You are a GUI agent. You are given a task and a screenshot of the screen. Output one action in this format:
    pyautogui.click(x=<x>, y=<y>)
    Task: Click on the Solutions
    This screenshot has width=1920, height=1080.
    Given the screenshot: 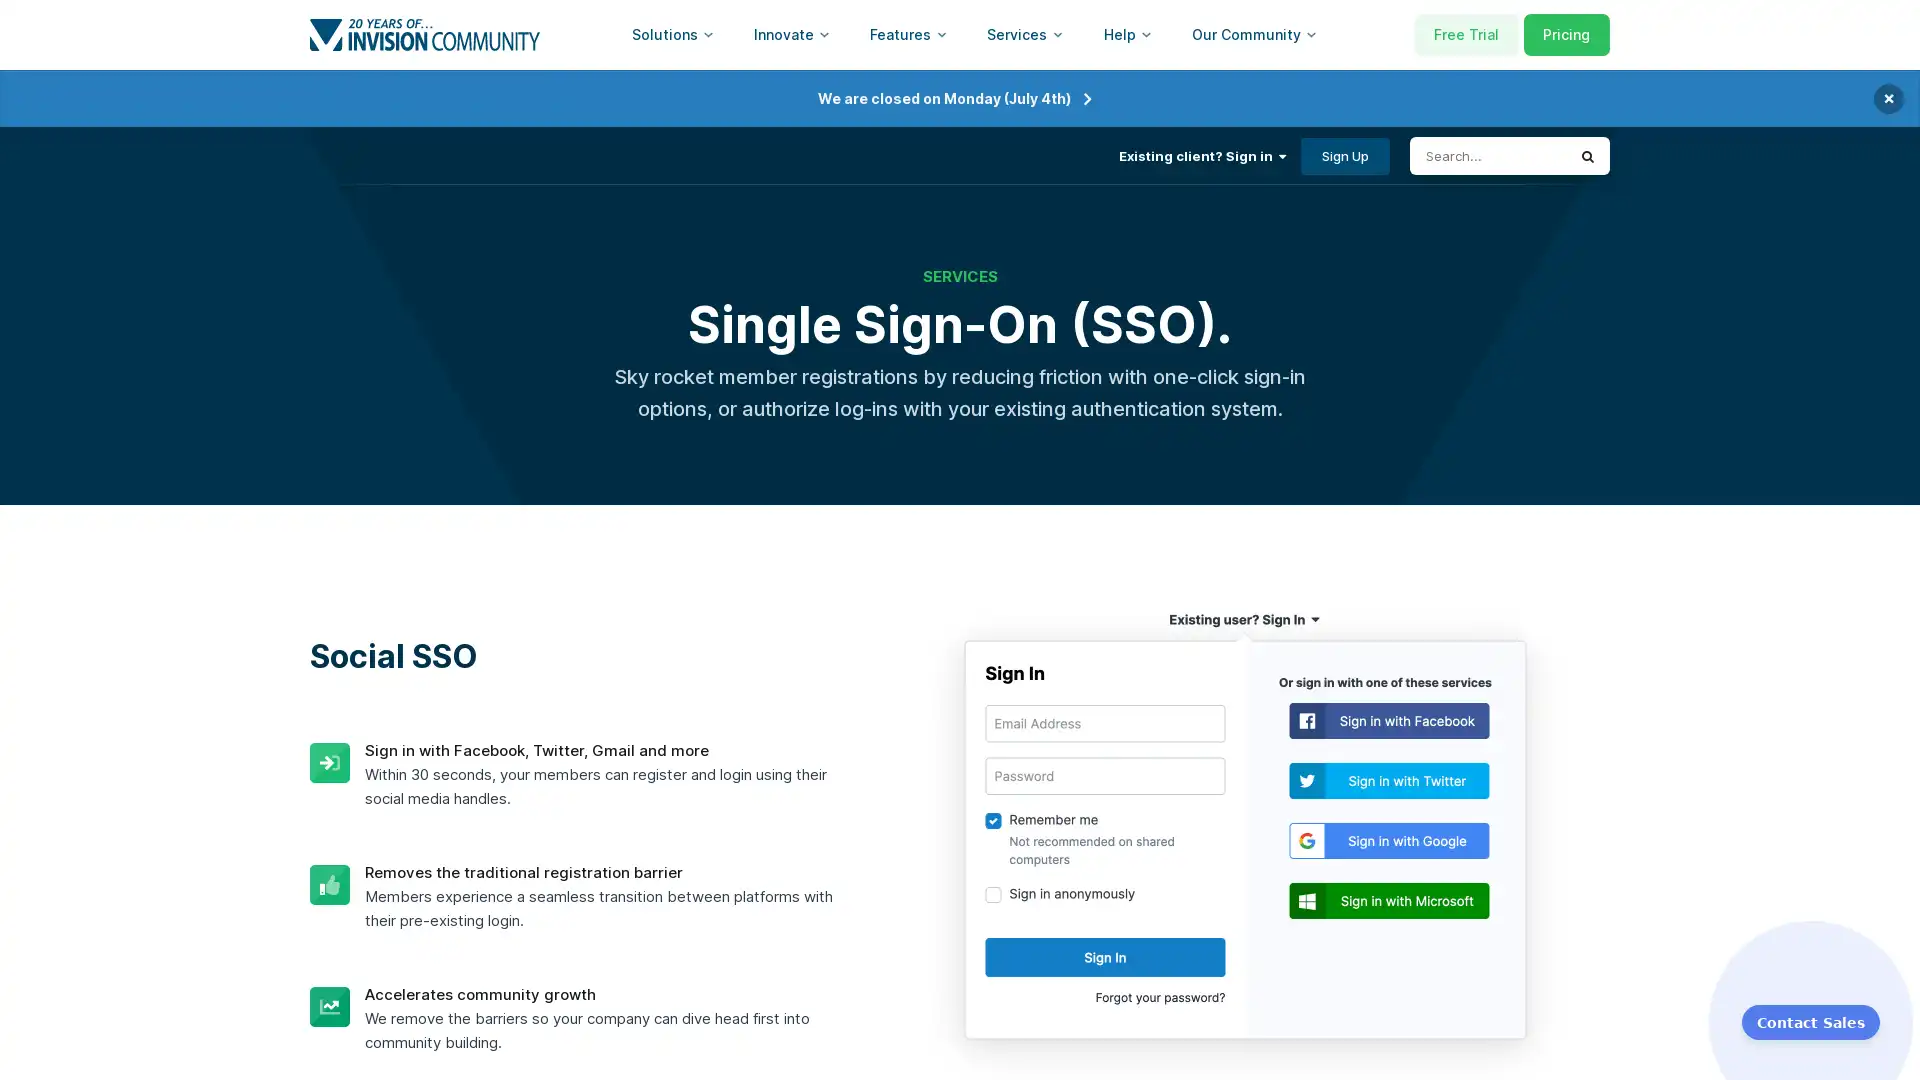 What is the action you would take?
    pyautogui.click(x=672, y=34)
    